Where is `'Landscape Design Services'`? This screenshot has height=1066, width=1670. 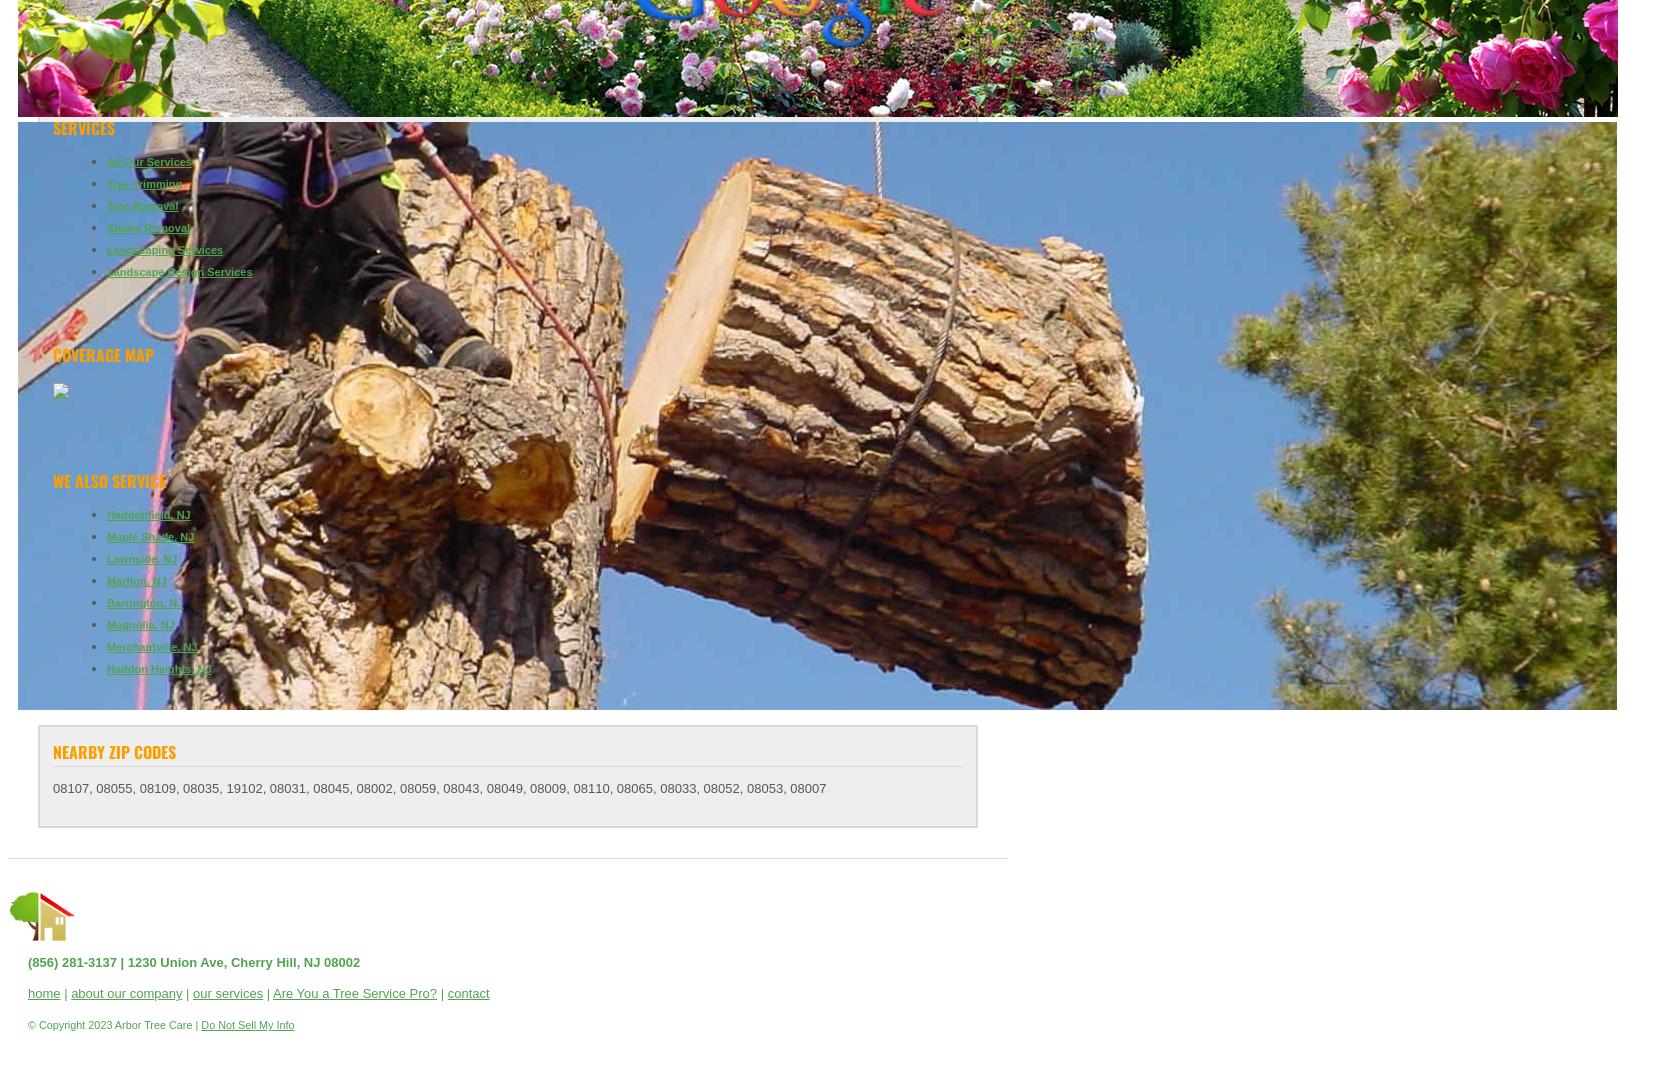
'Landscape Design Services' is located at coordinates (179, 272).